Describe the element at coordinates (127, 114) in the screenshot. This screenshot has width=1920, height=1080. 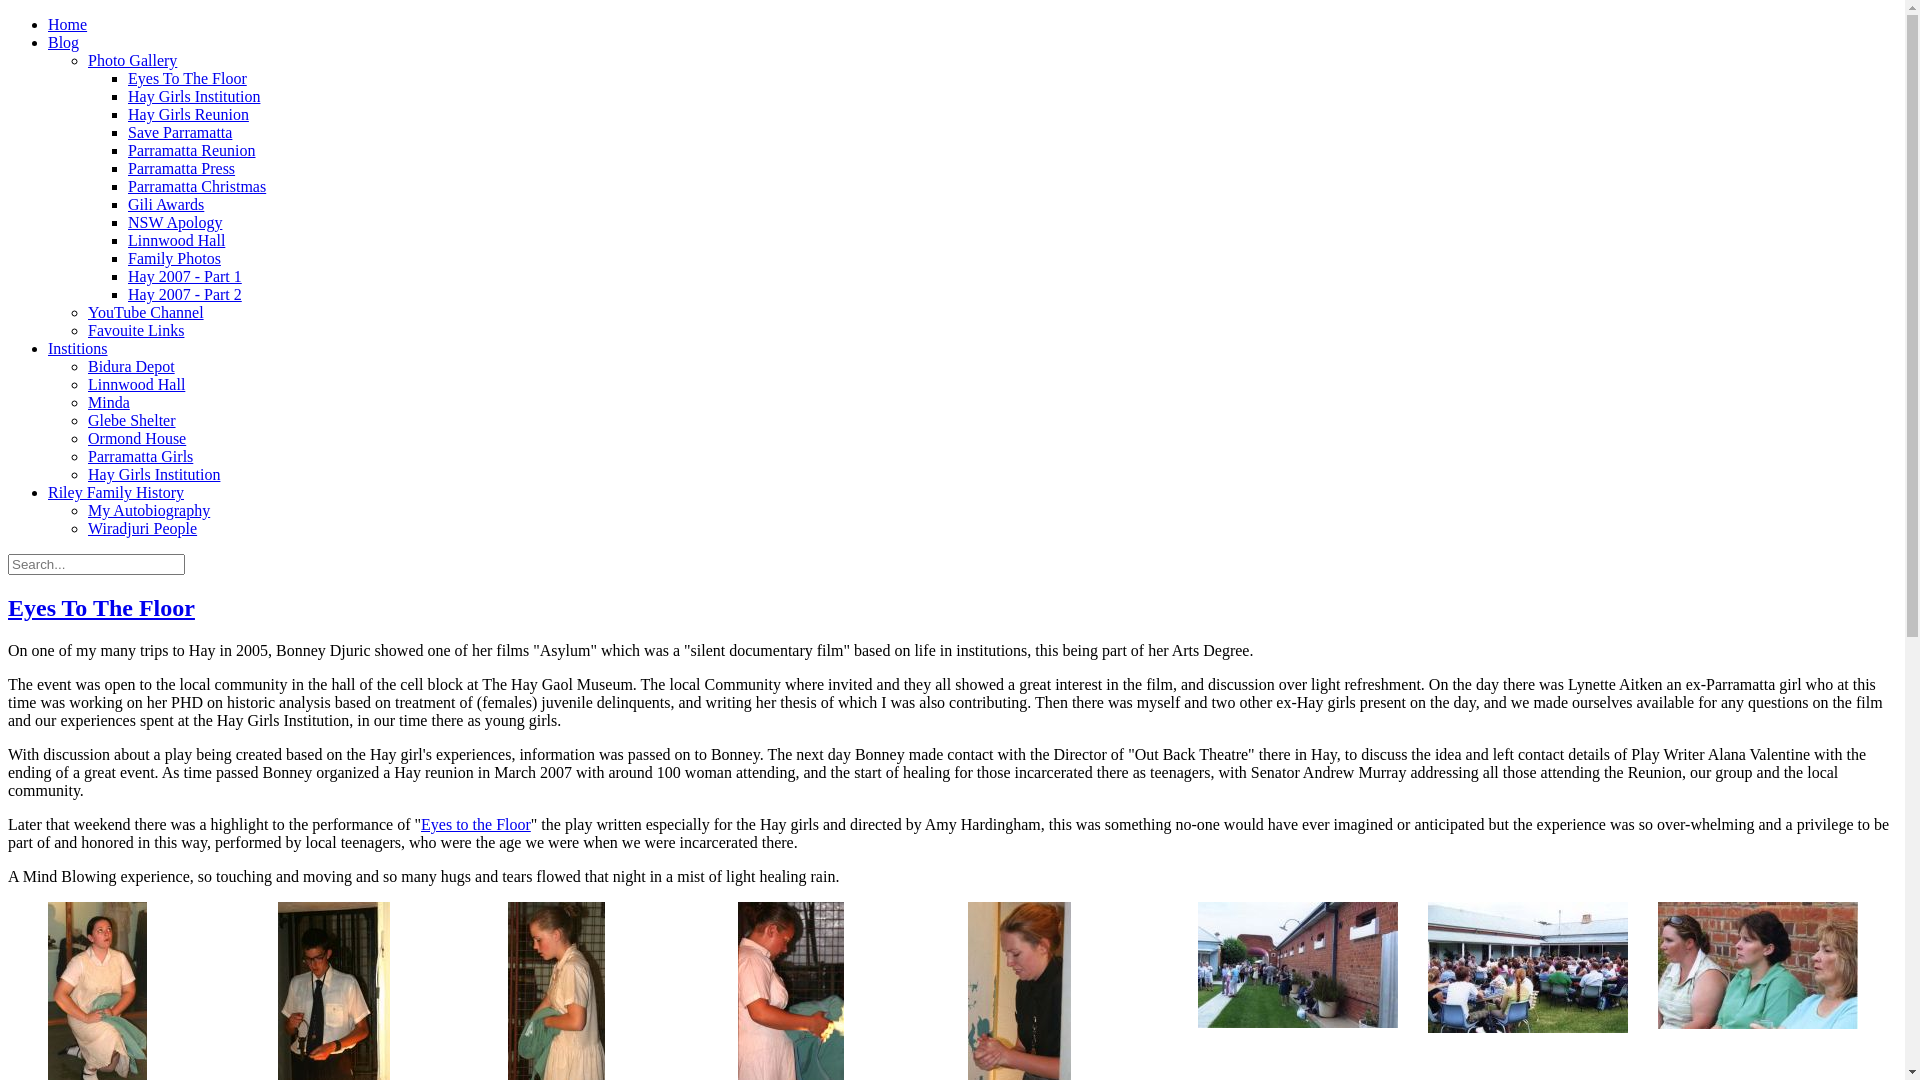
I see `'Hay Girls Reunion'` at that location.